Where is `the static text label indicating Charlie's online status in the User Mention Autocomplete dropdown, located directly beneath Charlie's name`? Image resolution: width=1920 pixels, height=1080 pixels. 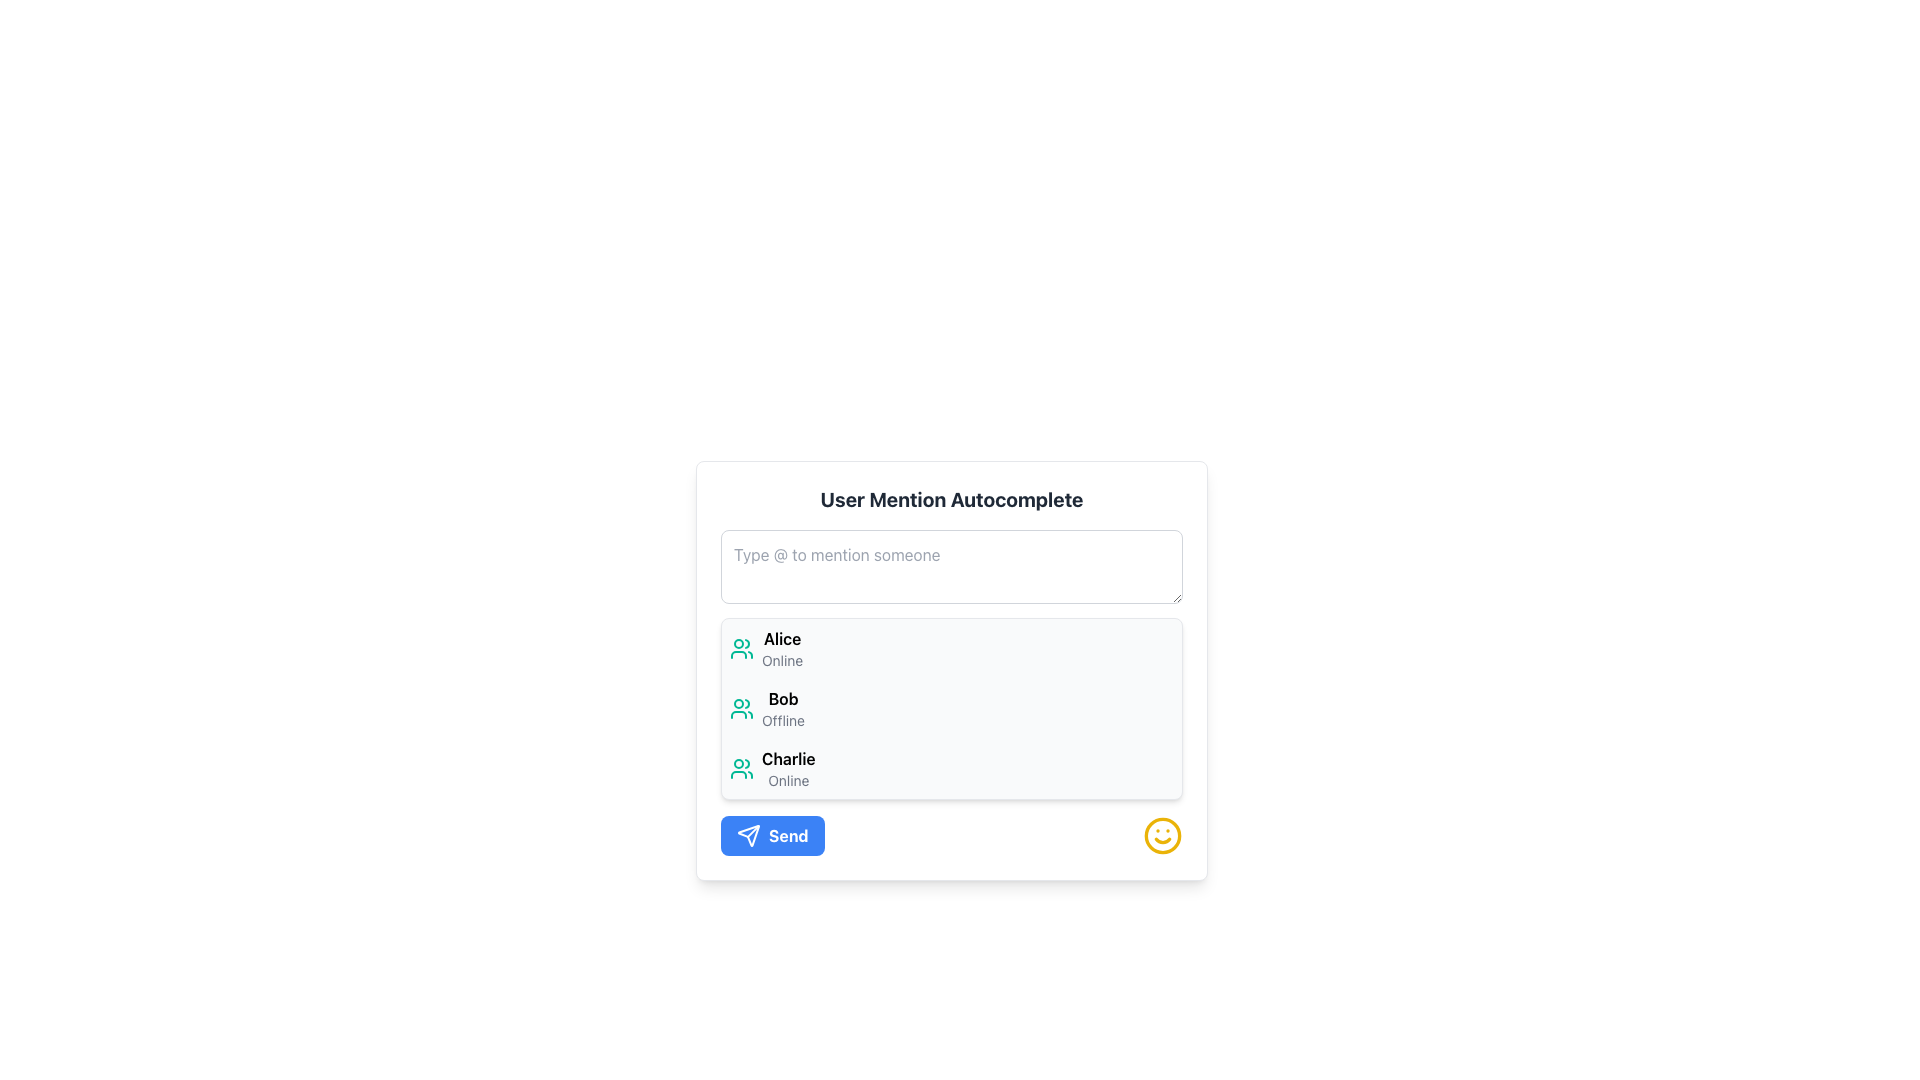
the static text label indicating Charlie's online status in the User Mention Autocomplete dropdown, located directly beneath Charlie's name is located at coordinates (787, 779).